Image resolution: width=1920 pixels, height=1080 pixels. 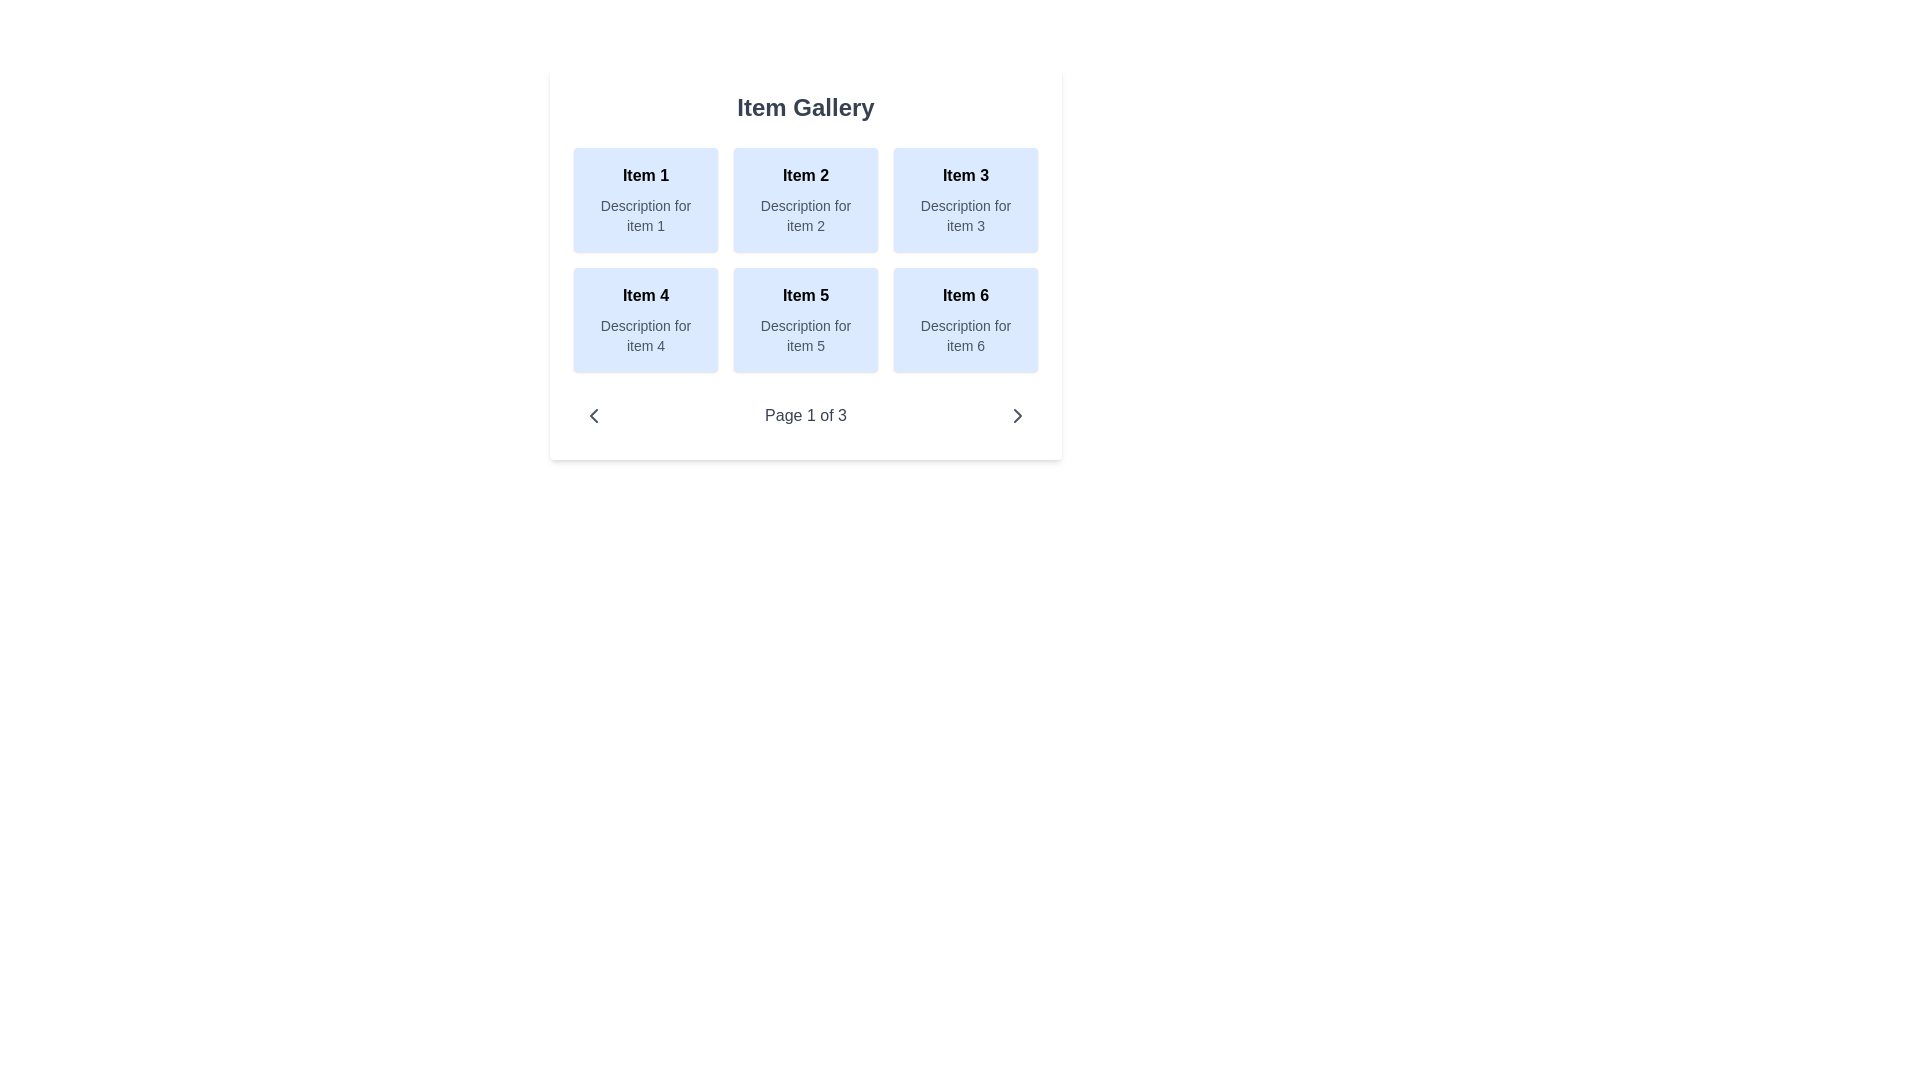 I want to click on the Informational card displaying 'Item 2' and its description in the Item Gallery section, so click(x=806, y=200).